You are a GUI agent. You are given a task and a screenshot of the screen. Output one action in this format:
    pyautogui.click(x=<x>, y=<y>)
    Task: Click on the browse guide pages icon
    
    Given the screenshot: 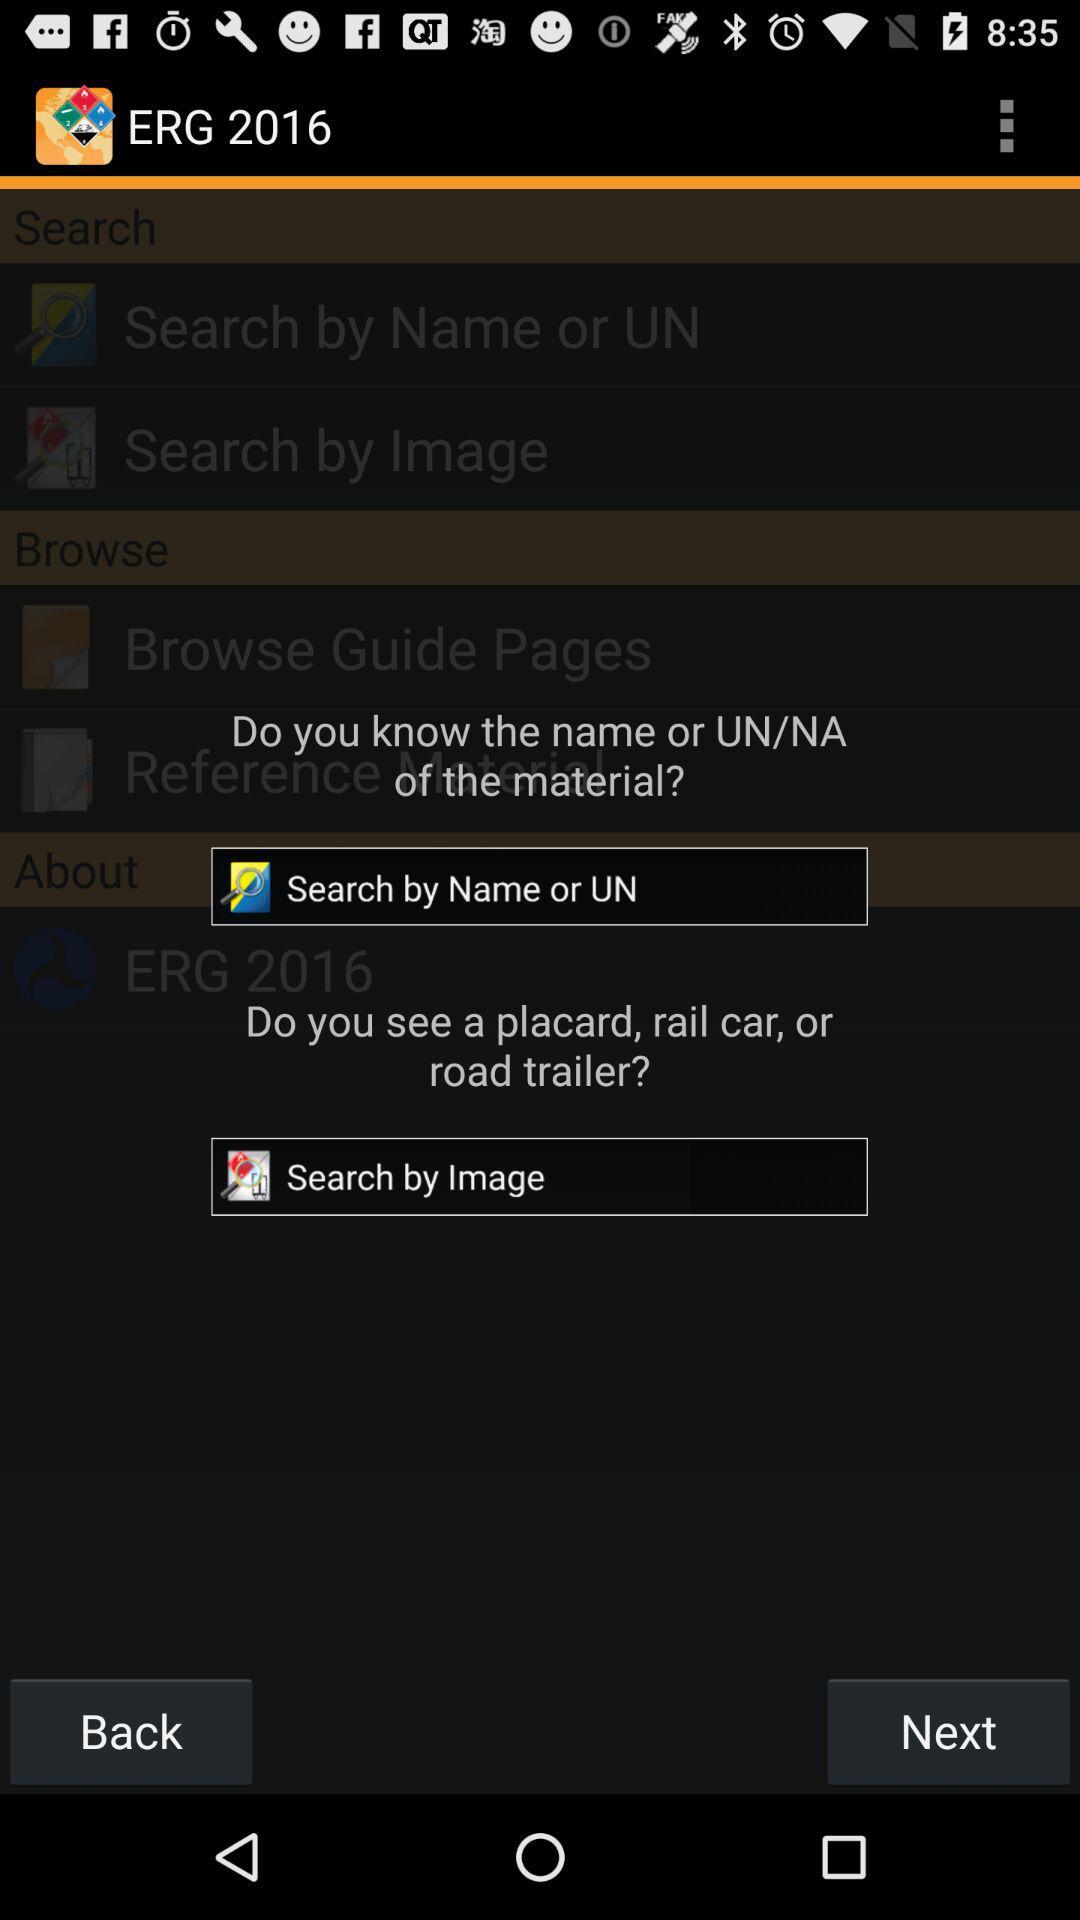 What is the action you would take?
    pyautogui.click(x=600, y=647)
    